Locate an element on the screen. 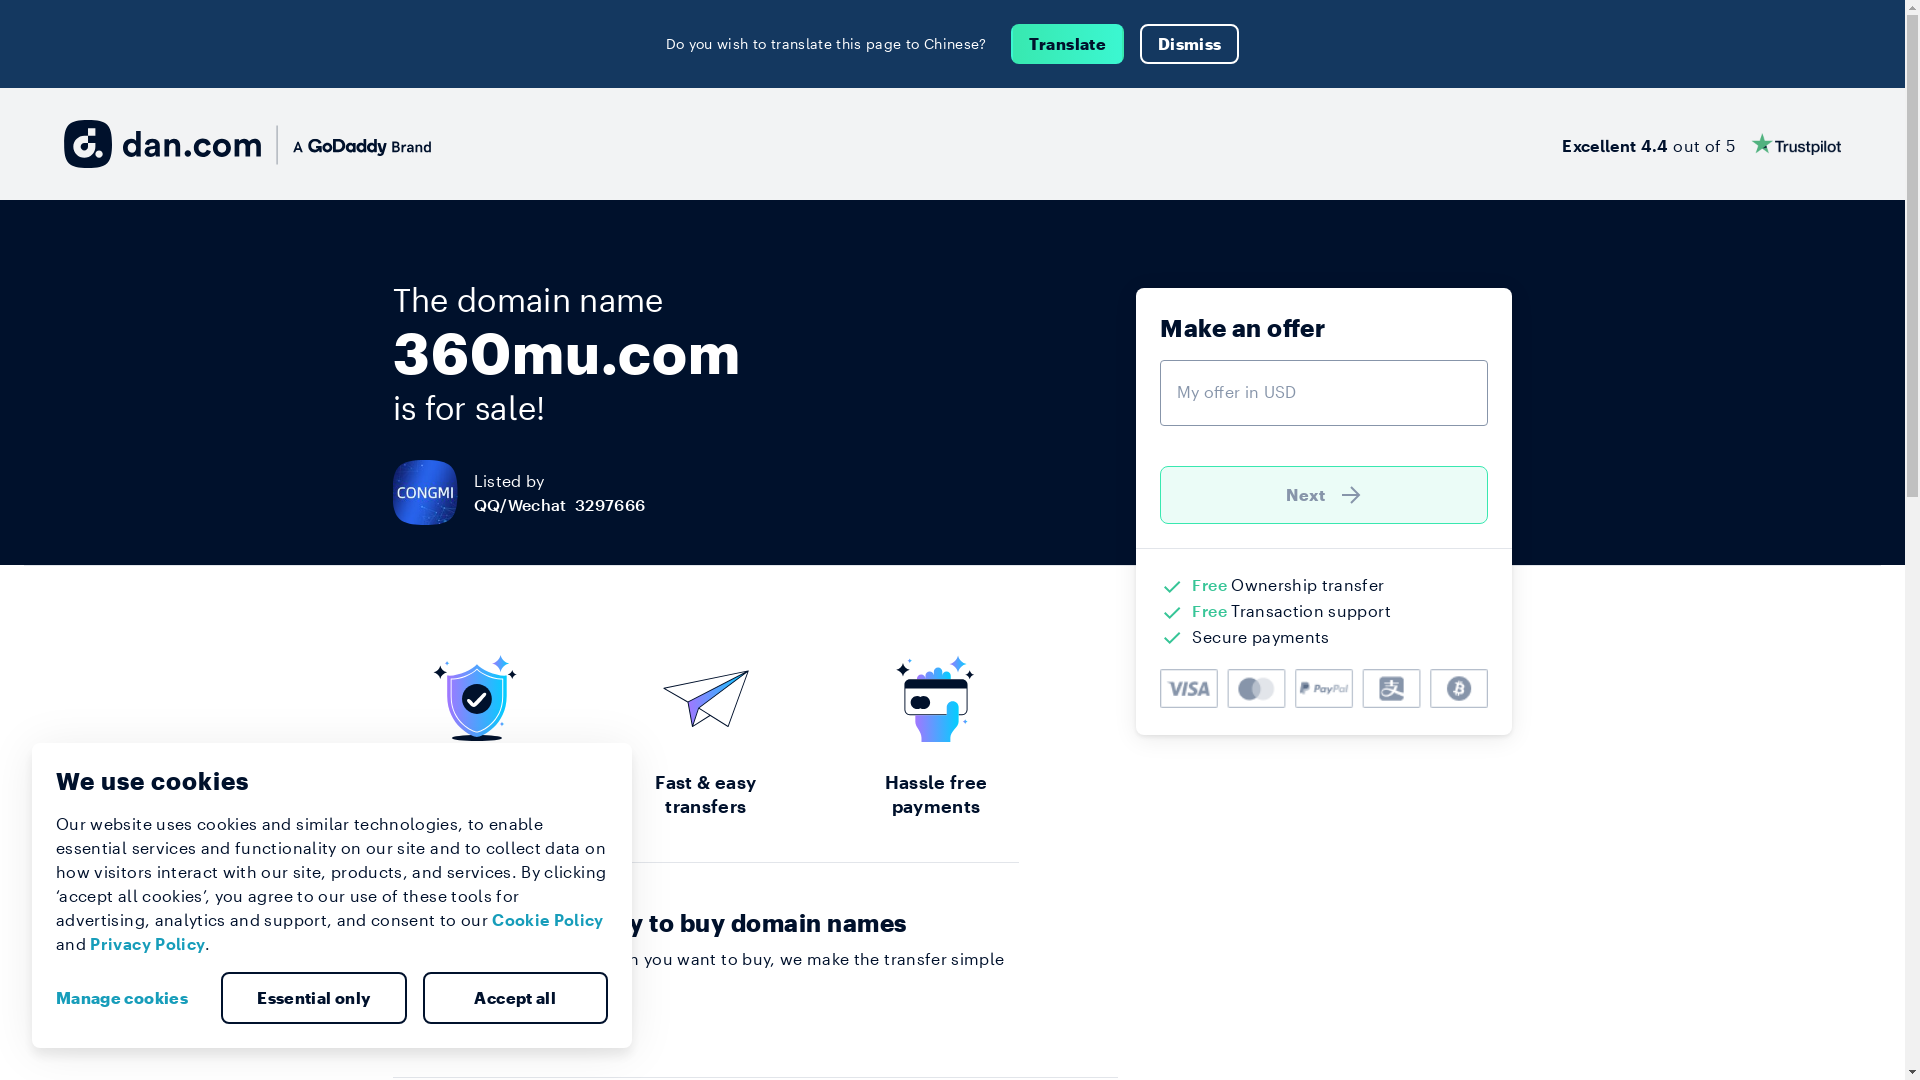  'Translate' is located at coordinates (1066, 43).